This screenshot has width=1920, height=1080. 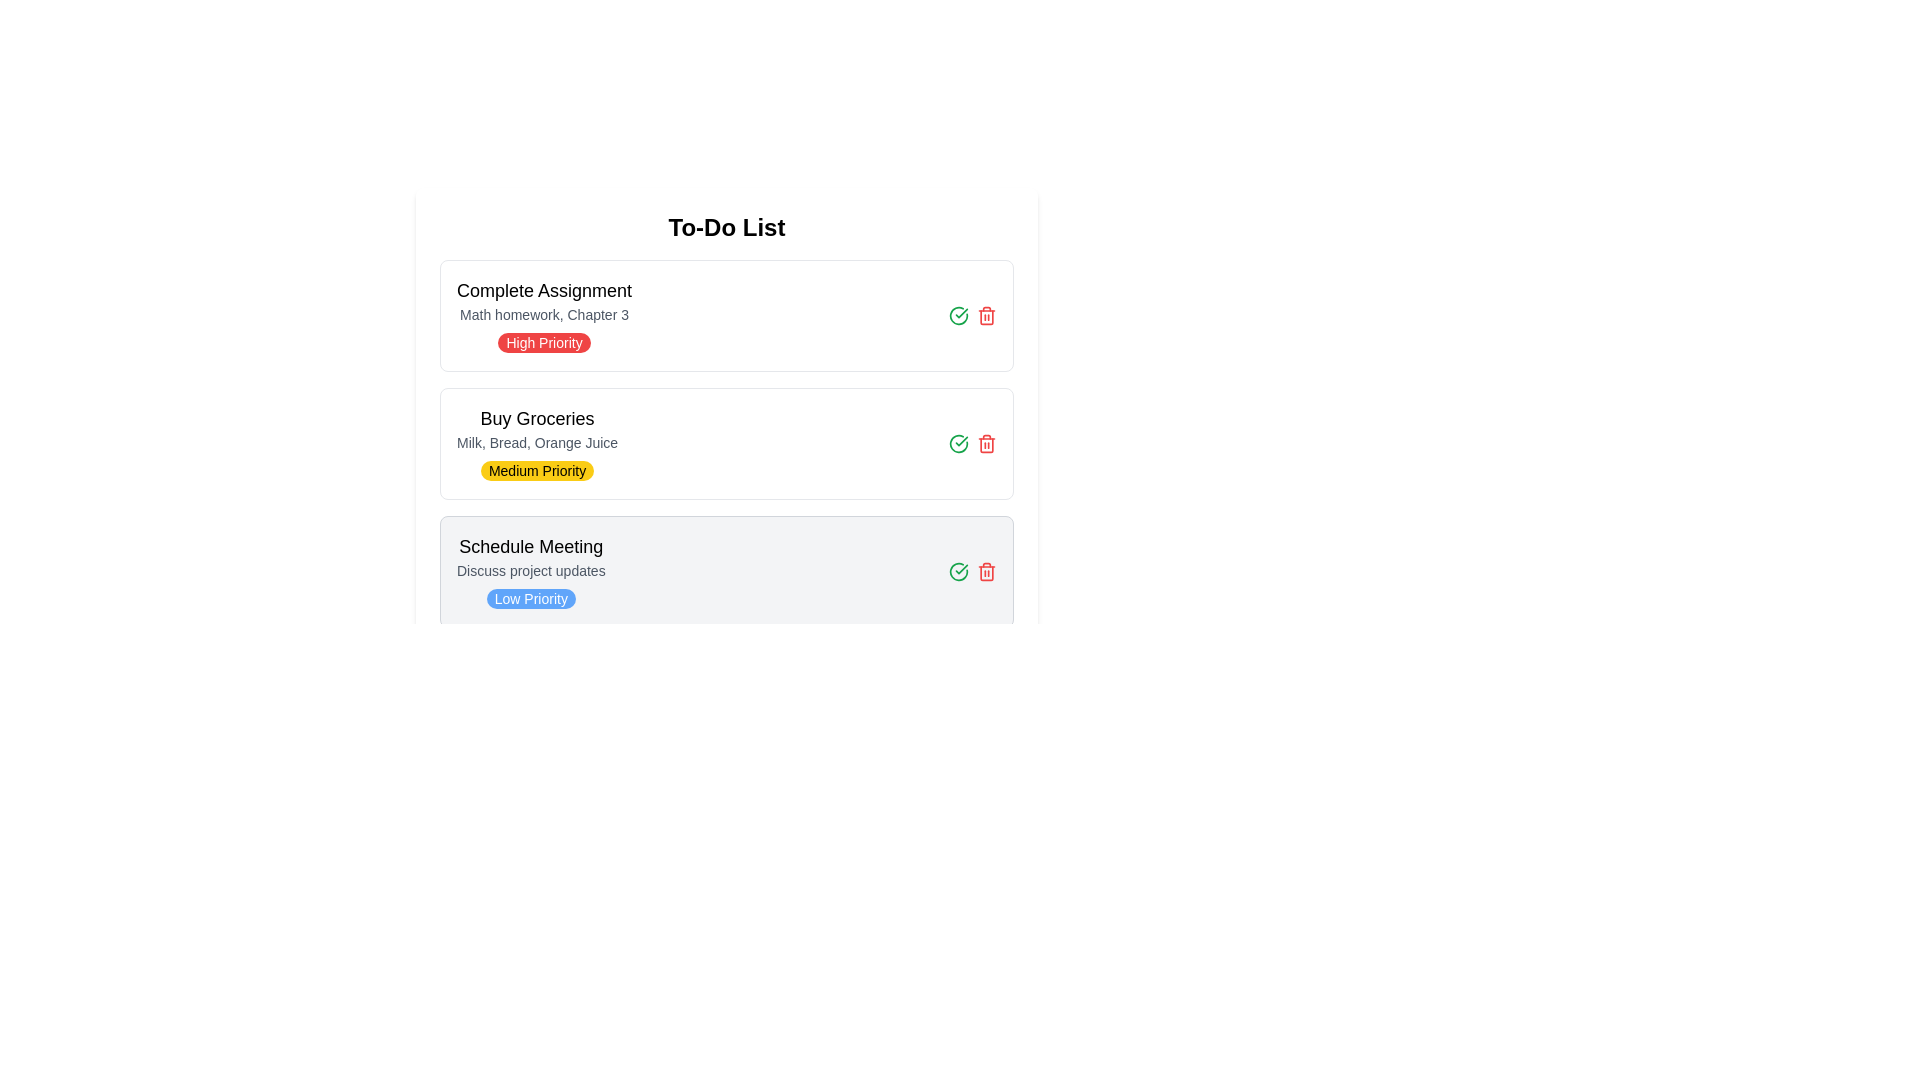 I want to click on the 'Complete Assignment' list item, so click(x=544, y=315).